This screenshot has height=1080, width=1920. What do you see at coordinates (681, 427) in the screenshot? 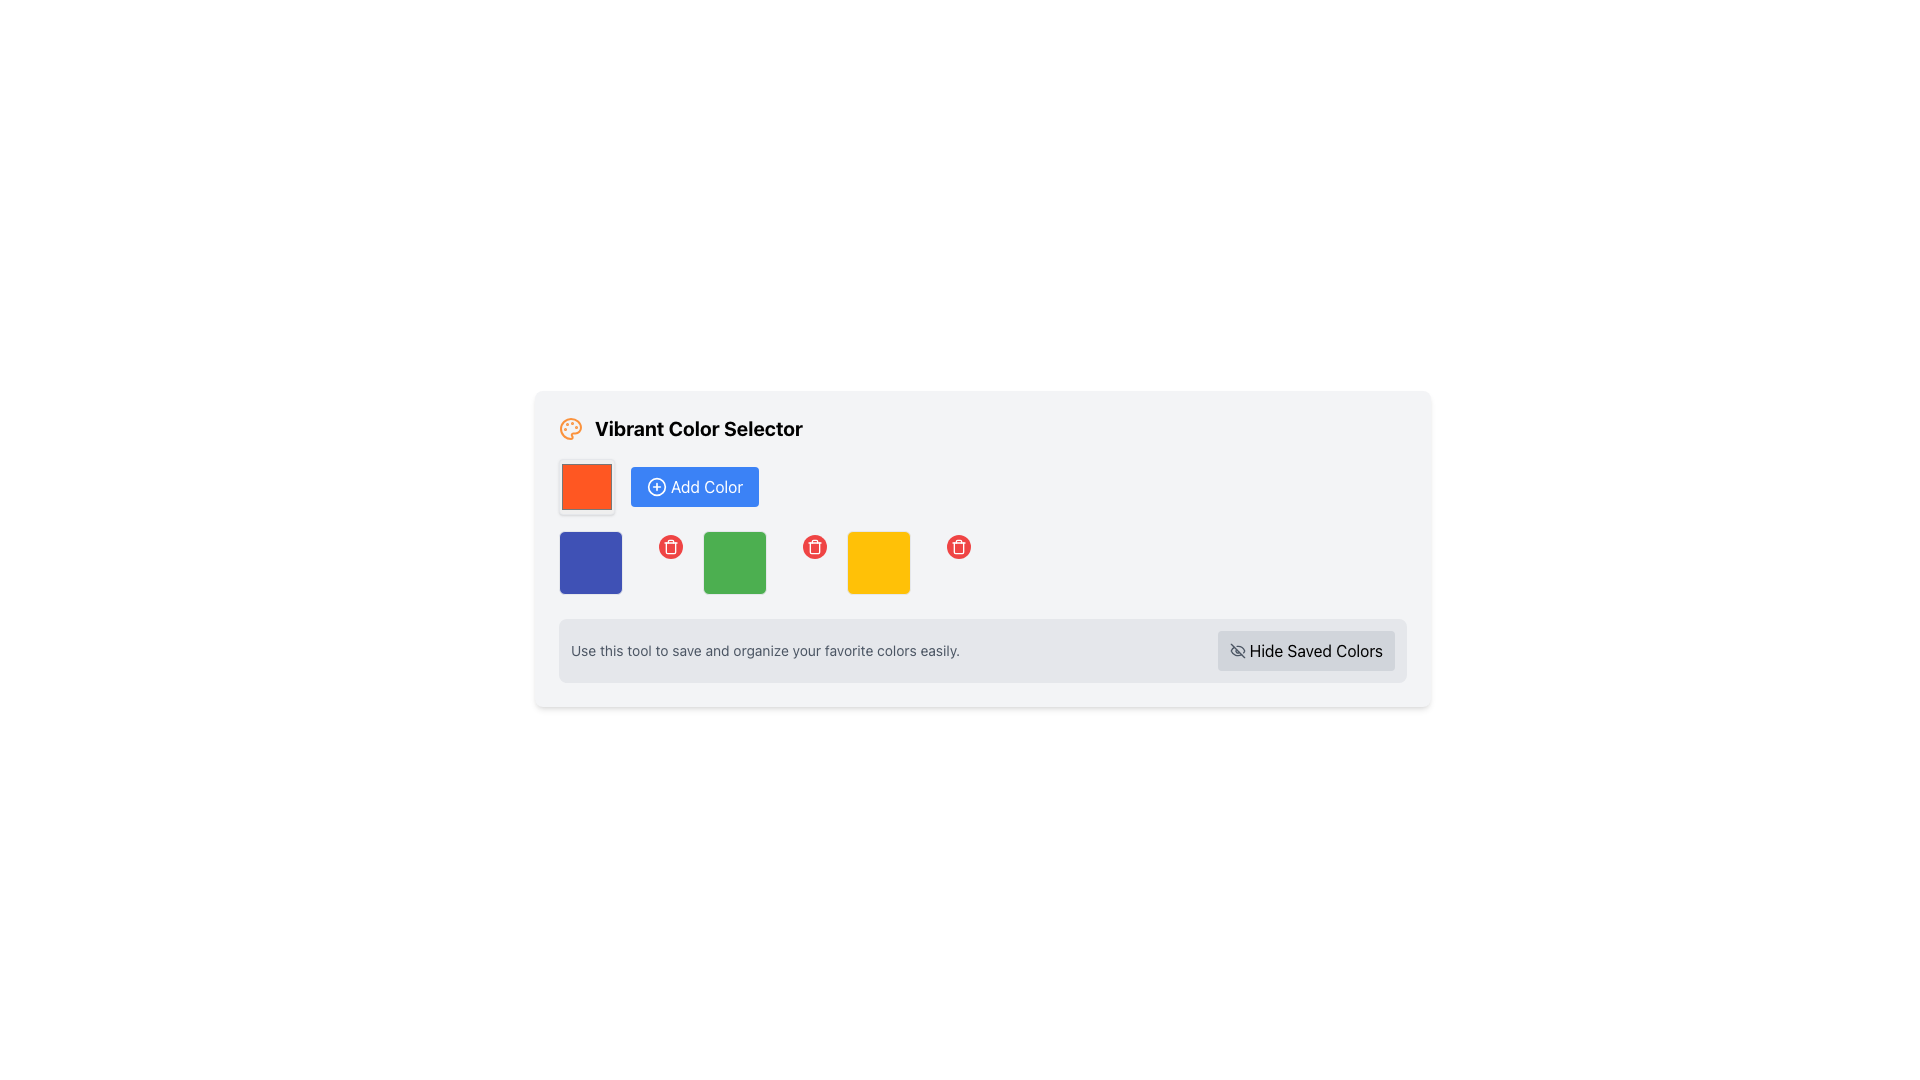
I see `the Heading Label displaying 'Vibrant Color Selector', which is styled in bold and large font and located to the right of an orange palette icon` at bounding box center [681, 427].